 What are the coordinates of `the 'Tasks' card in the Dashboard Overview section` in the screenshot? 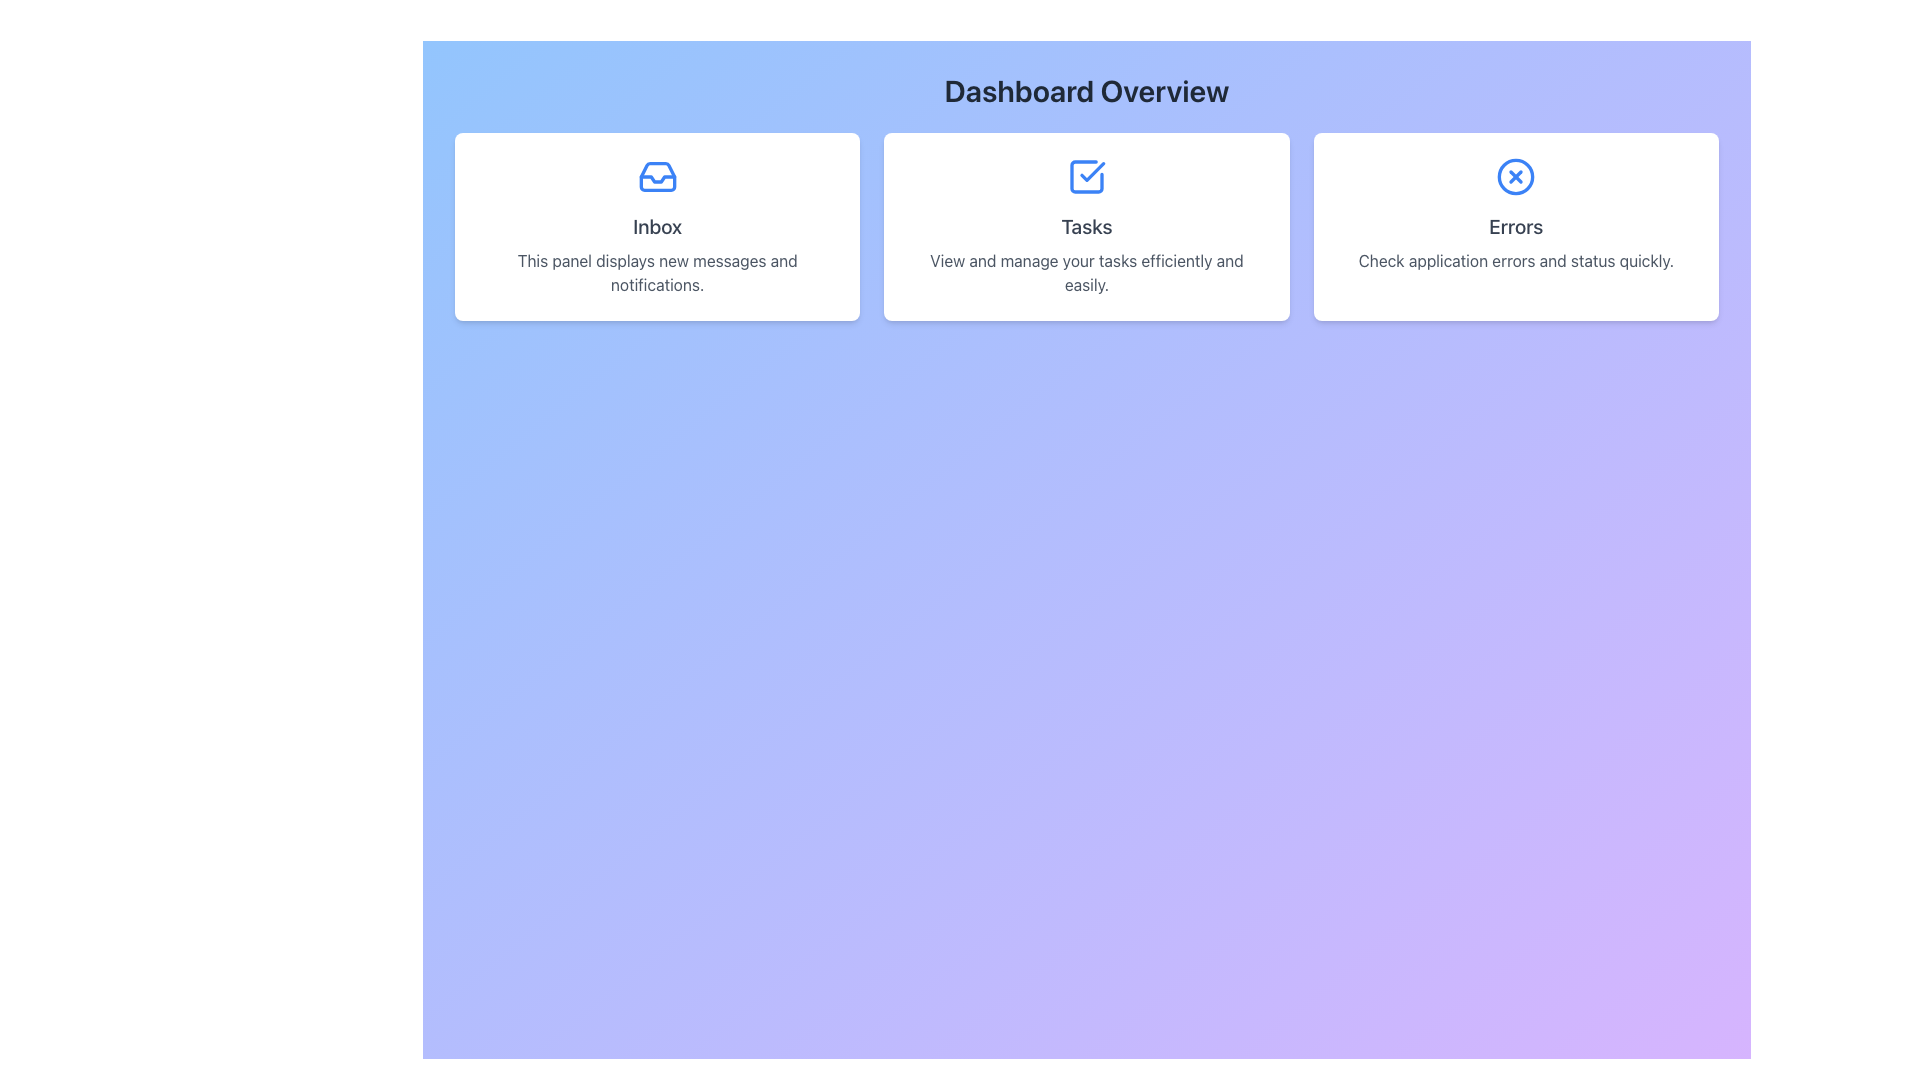 It's located at (1085, 226).